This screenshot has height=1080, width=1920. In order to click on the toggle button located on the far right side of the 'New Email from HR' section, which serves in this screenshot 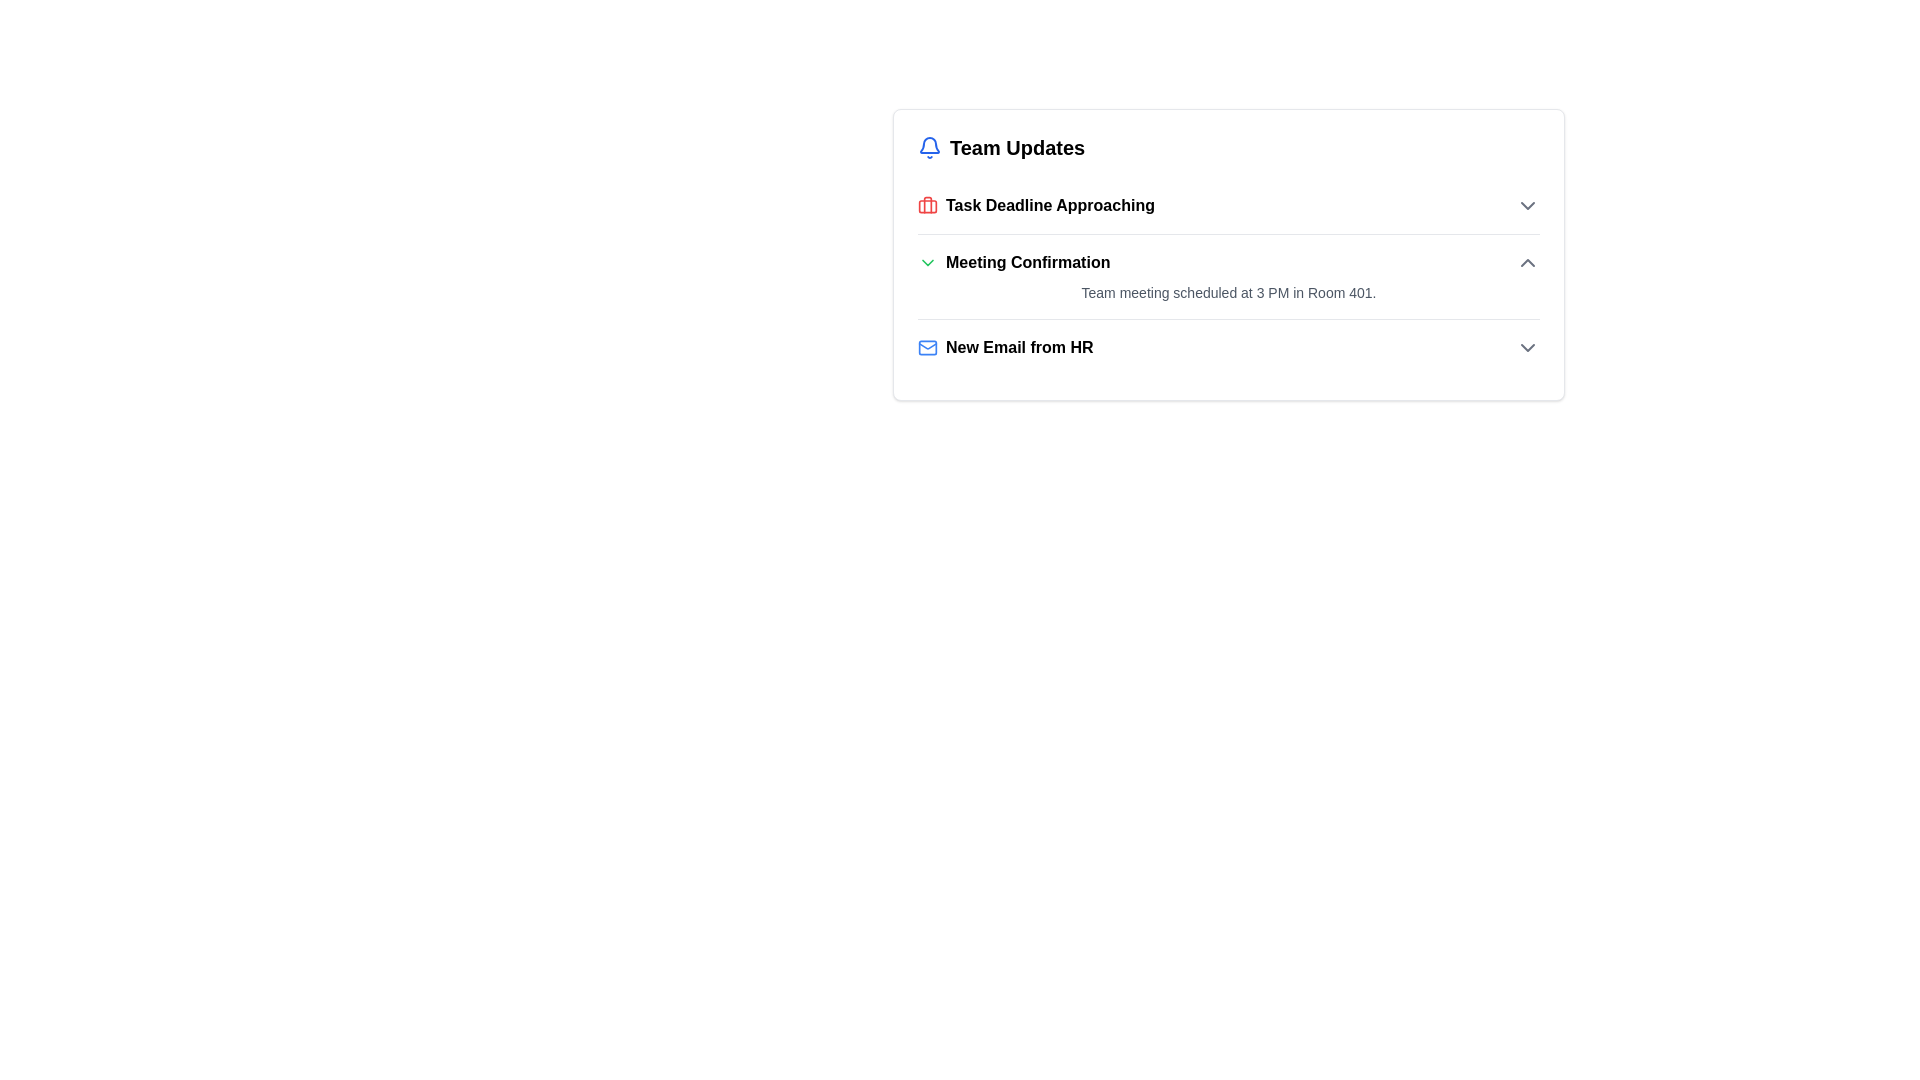, I will do `click(1526, 346)`.